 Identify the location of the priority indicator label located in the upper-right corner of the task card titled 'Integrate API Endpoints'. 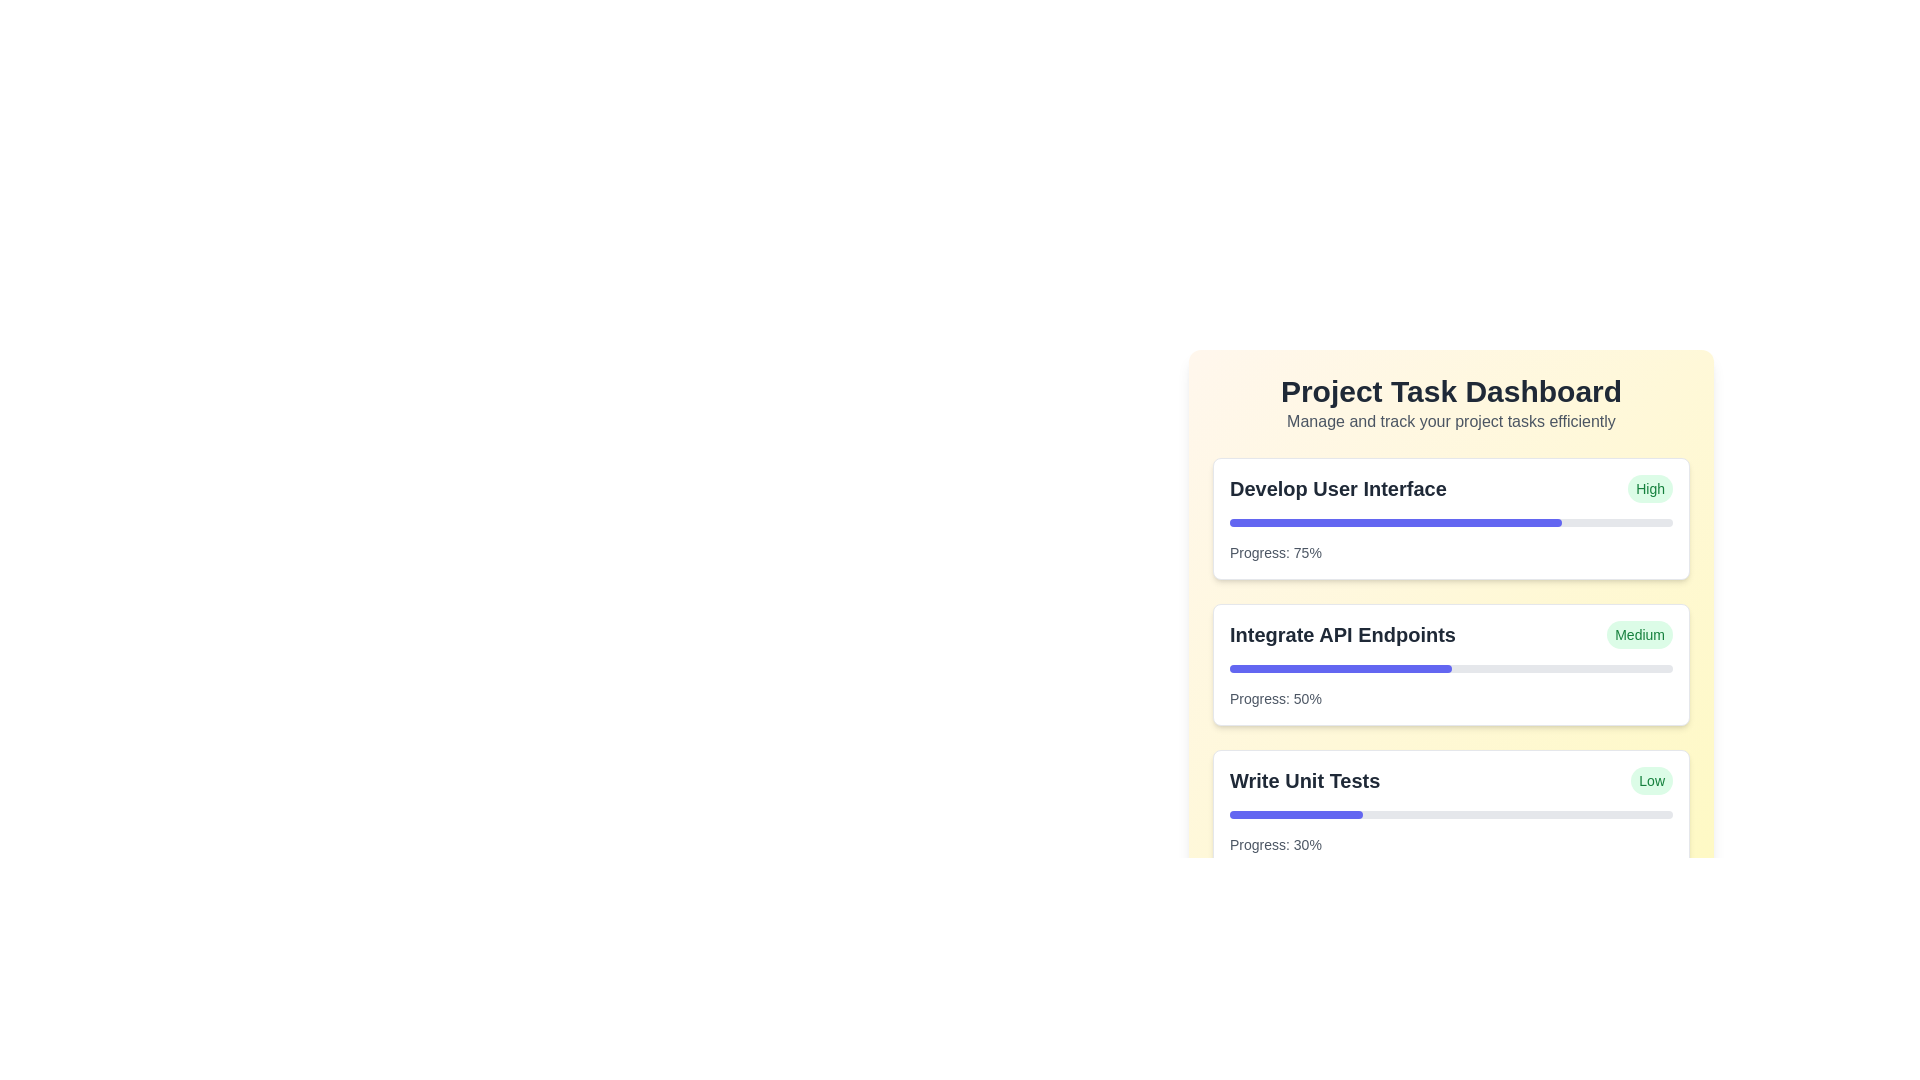
(1640, 635).